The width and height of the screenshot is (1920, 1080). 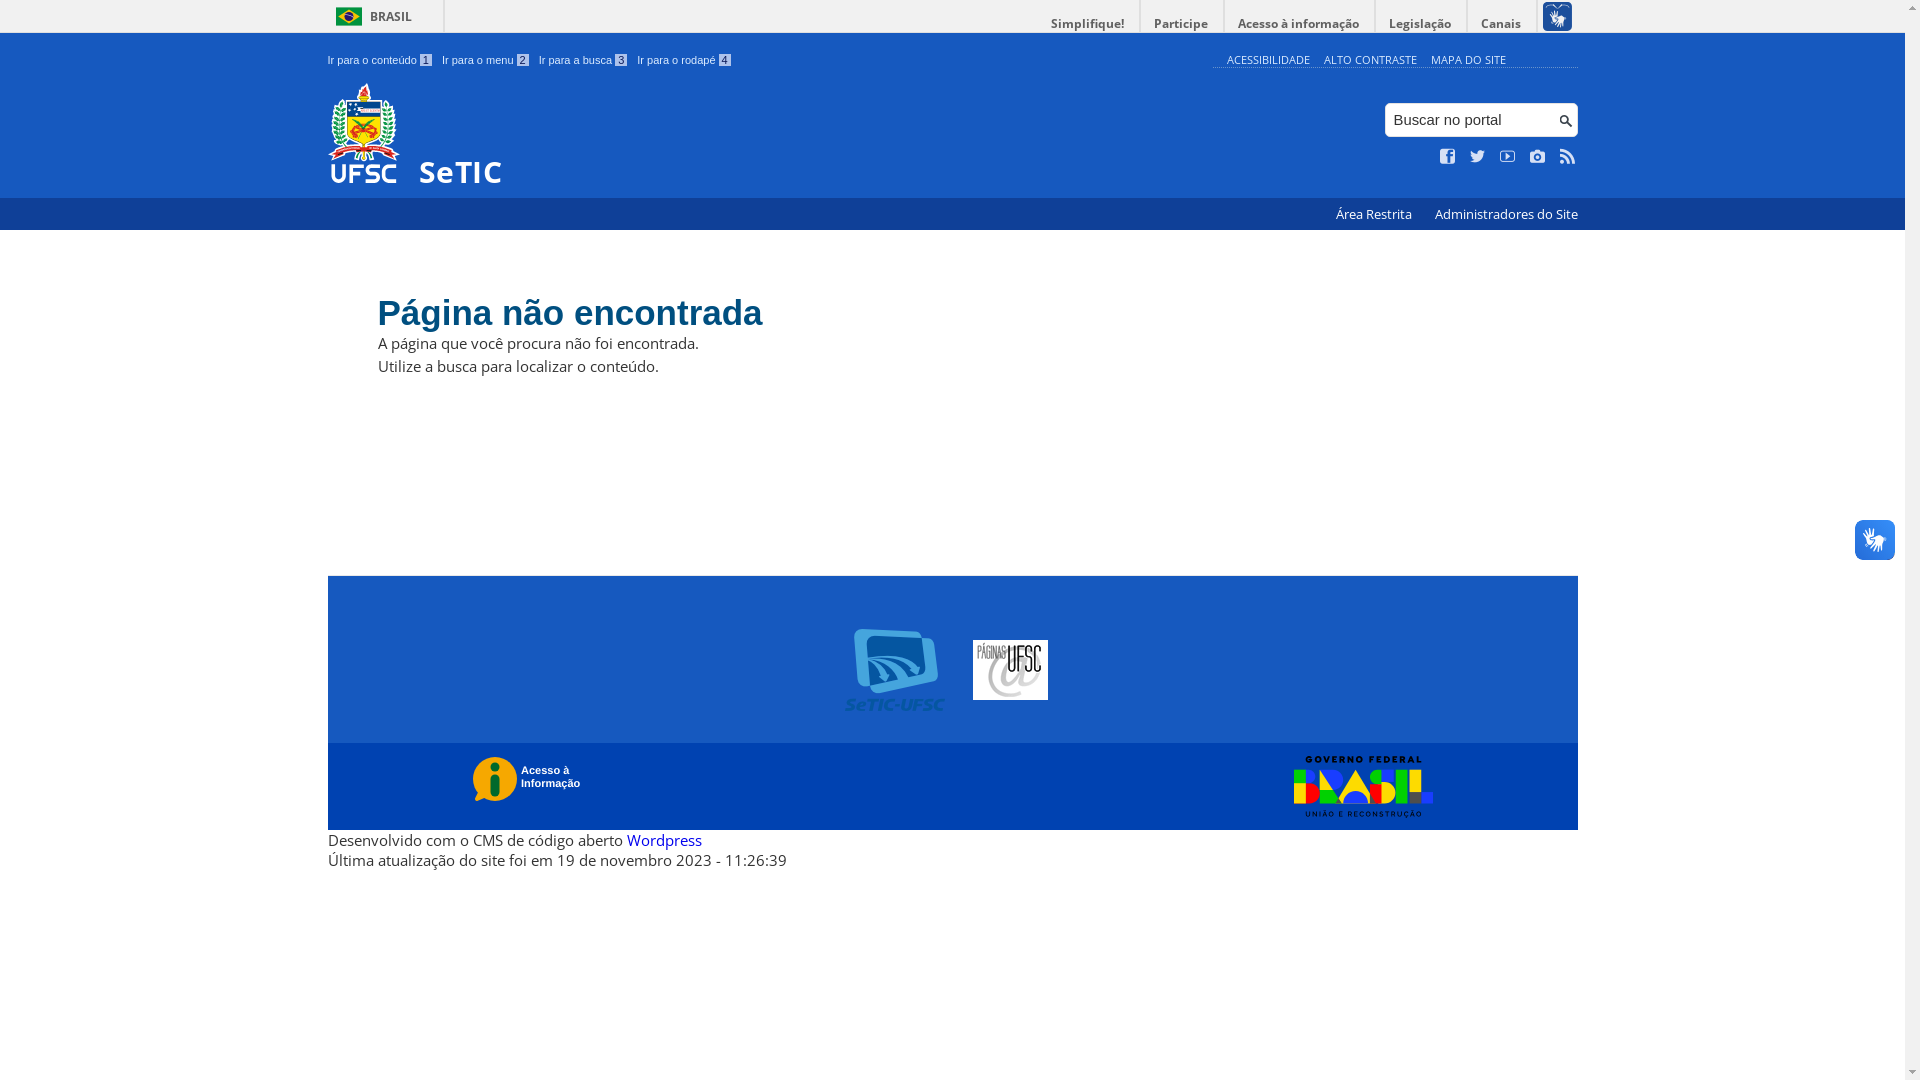 I want to click on 'Ir para o menu 2', so click(x=485, y=59).